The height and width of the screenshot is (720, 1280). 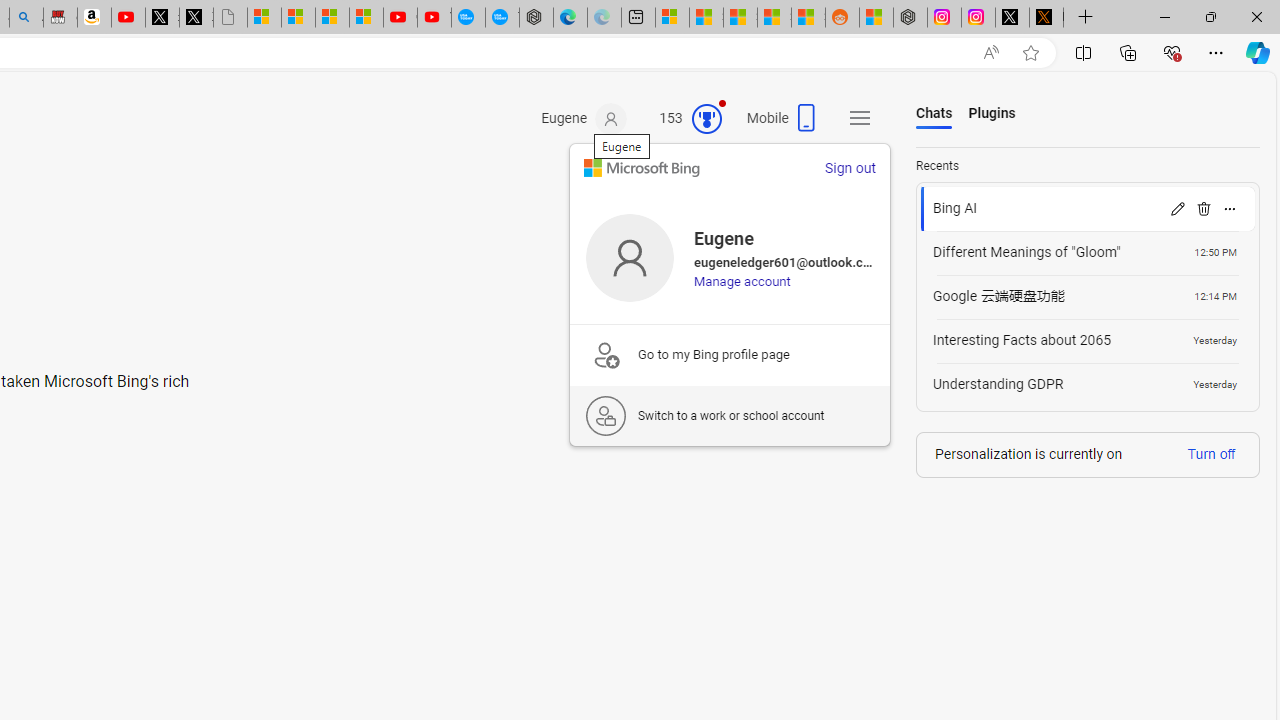 I want to click on 'Gloom - YouTube', so click(x=400, y=17).